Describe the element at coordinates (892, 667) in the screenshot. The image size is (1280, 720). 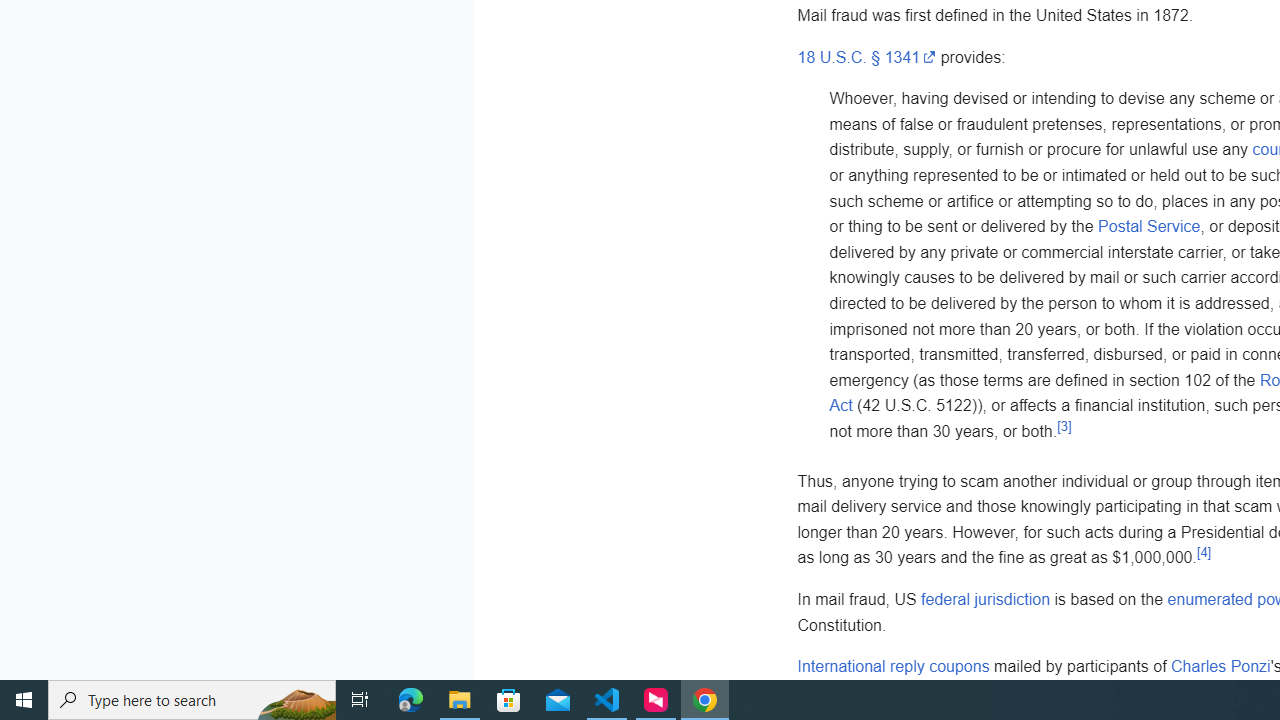
I see `'International reply coupons'` at that location.